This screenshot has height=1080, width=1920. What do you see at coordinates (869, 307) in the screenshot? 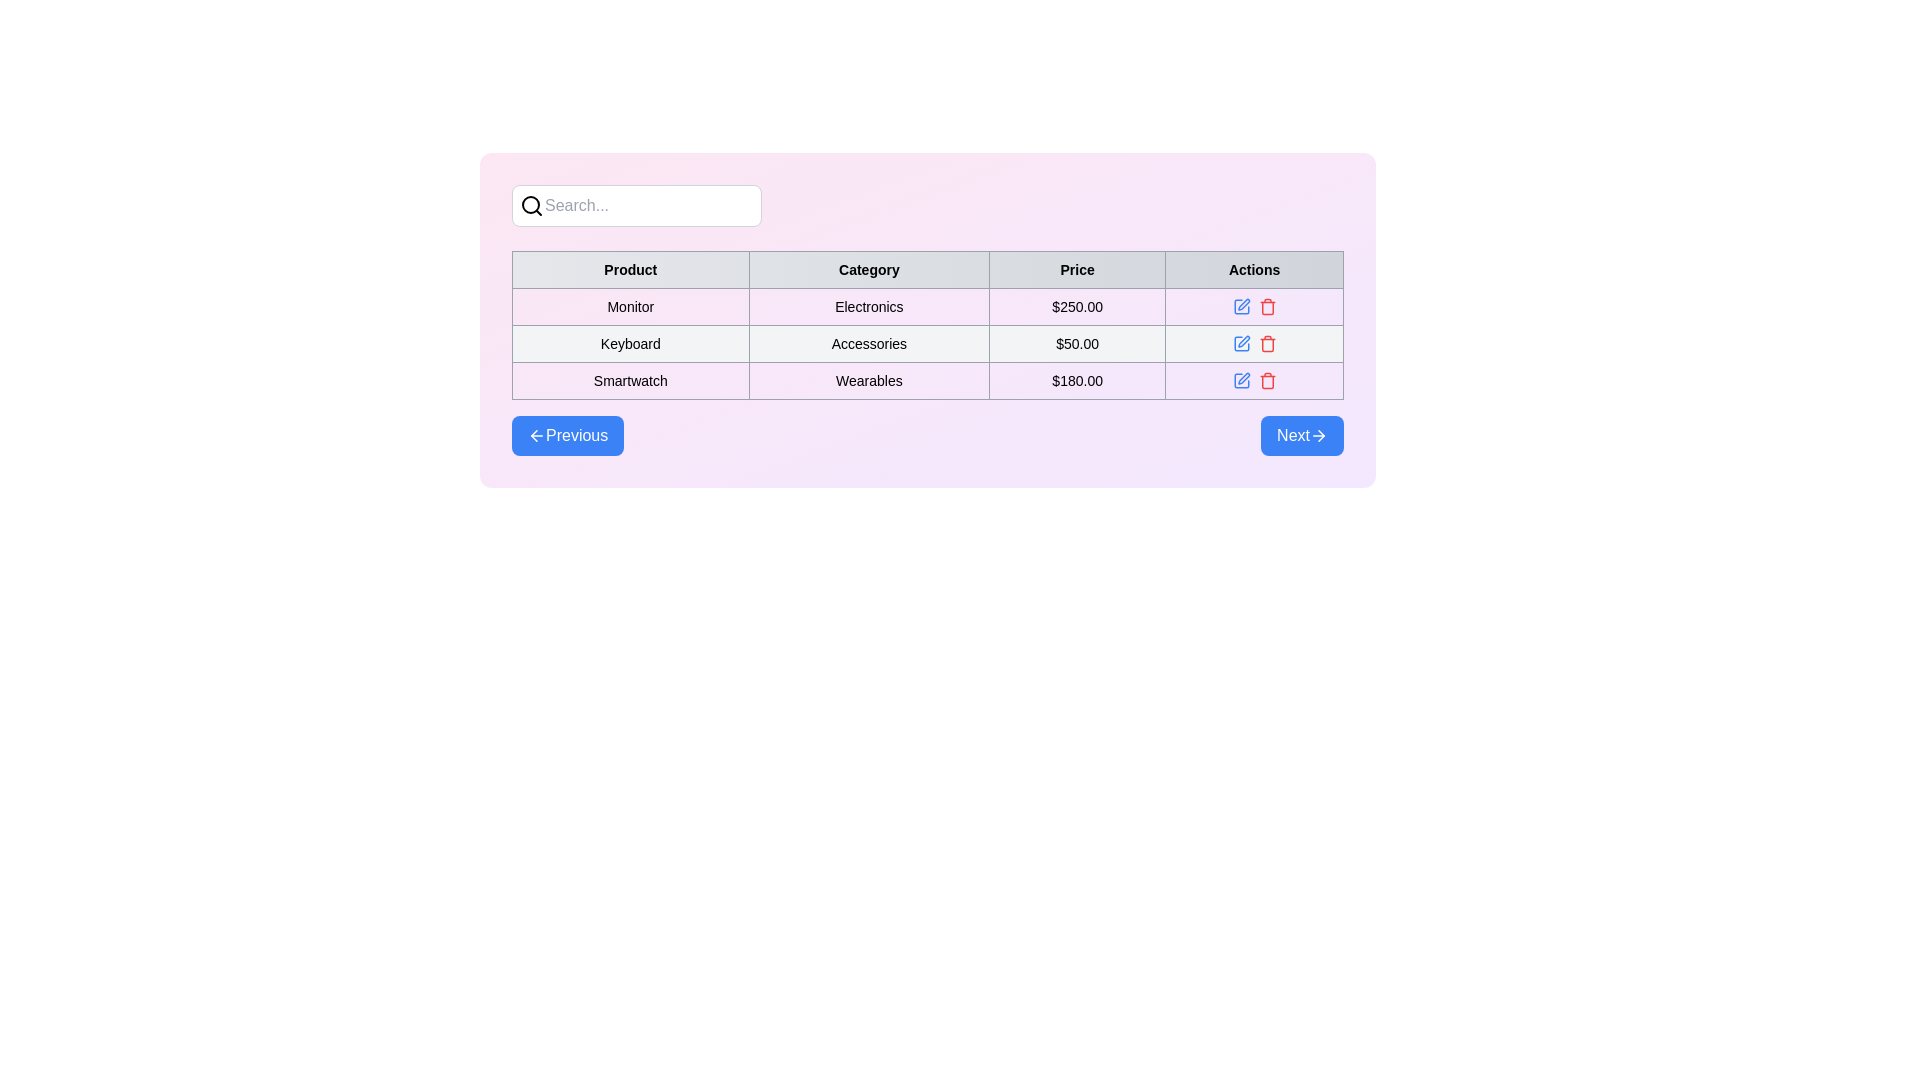
I see `the table cell in the first row, second column, containing the text 'Electronics', which is adjacent to 'Monitor'` at bounding box center [869, 307].